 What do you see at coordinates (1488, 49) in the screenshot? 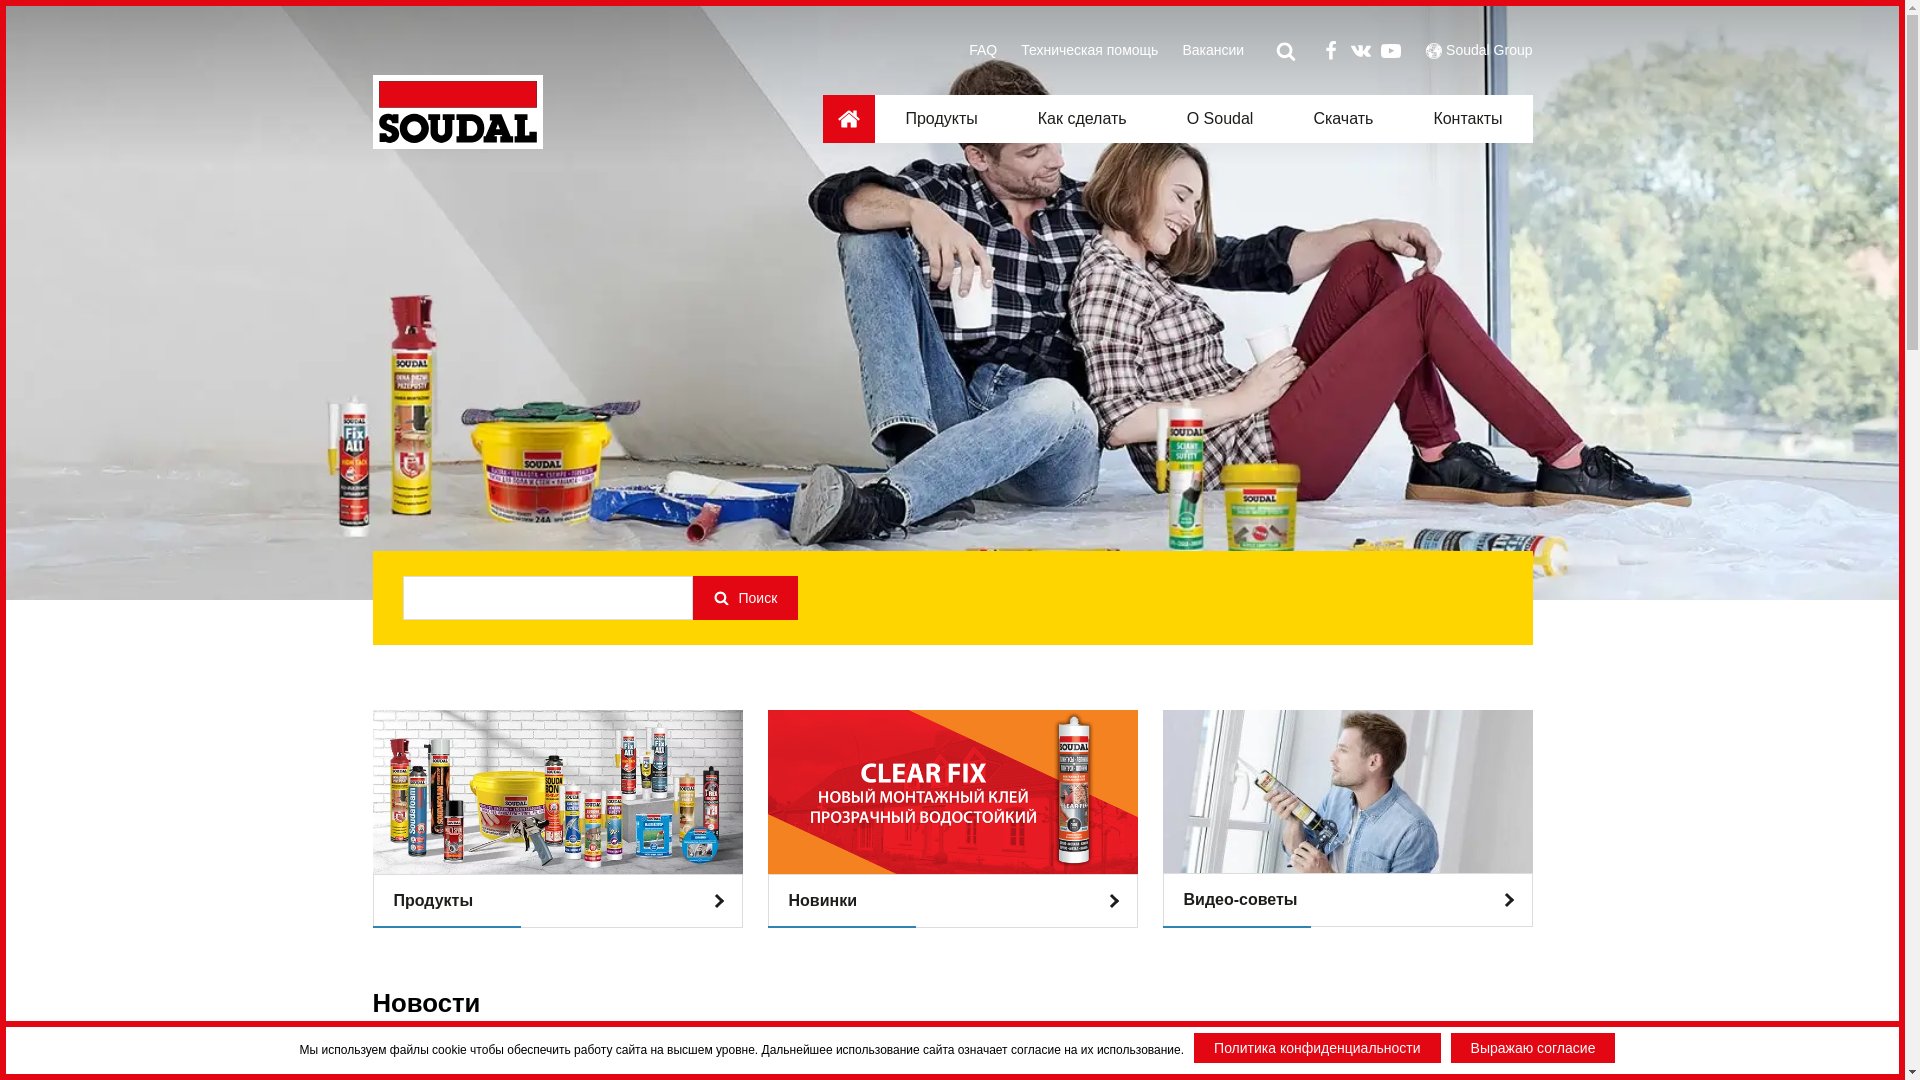
I see `'Soudal Group'` at bounding box center [1488, 49].